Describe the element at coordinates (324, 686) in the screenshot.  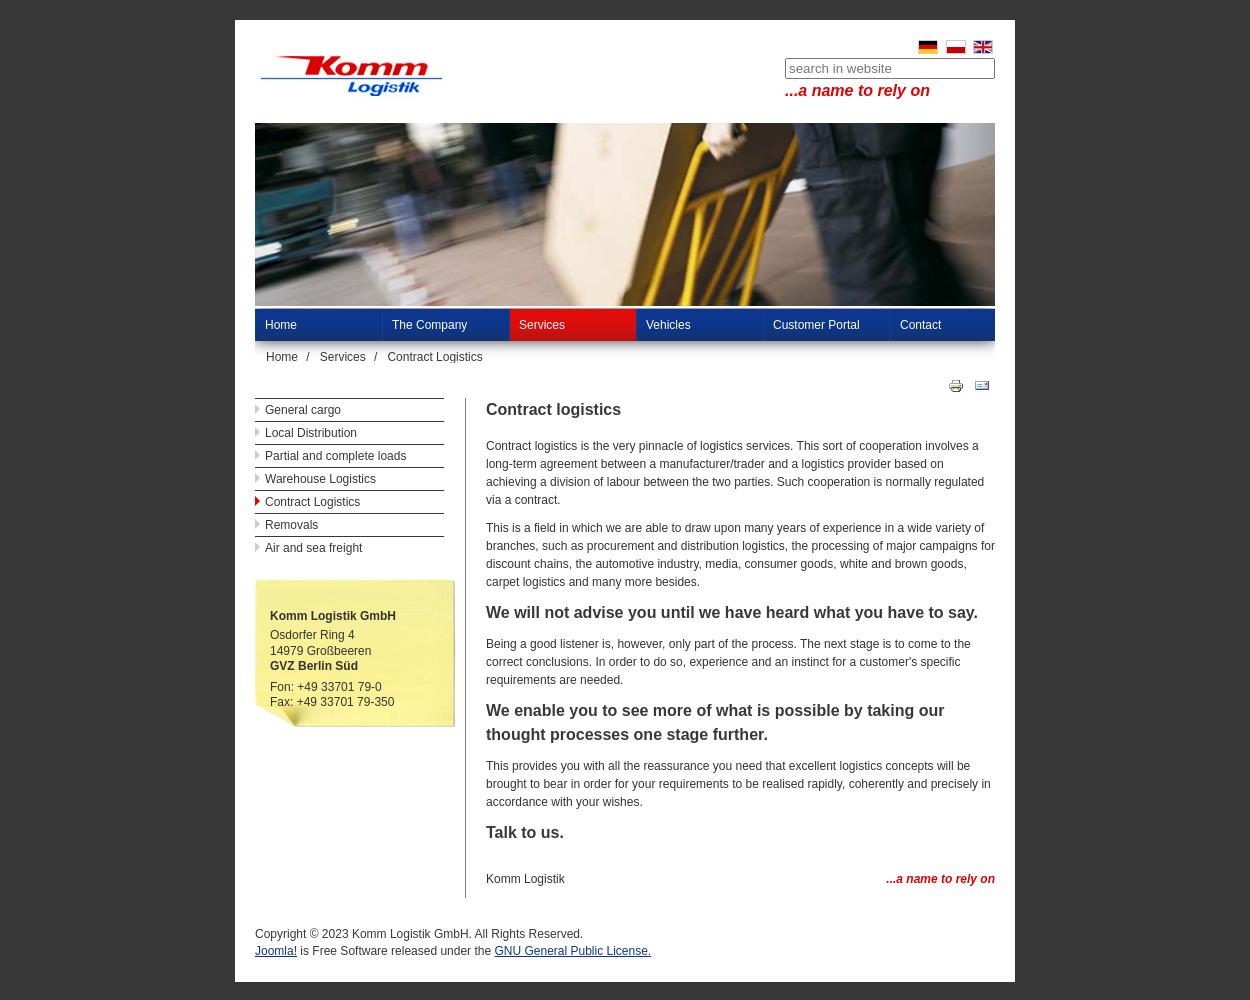
I see `'Fon: +49 33701 79-0'` at that location.